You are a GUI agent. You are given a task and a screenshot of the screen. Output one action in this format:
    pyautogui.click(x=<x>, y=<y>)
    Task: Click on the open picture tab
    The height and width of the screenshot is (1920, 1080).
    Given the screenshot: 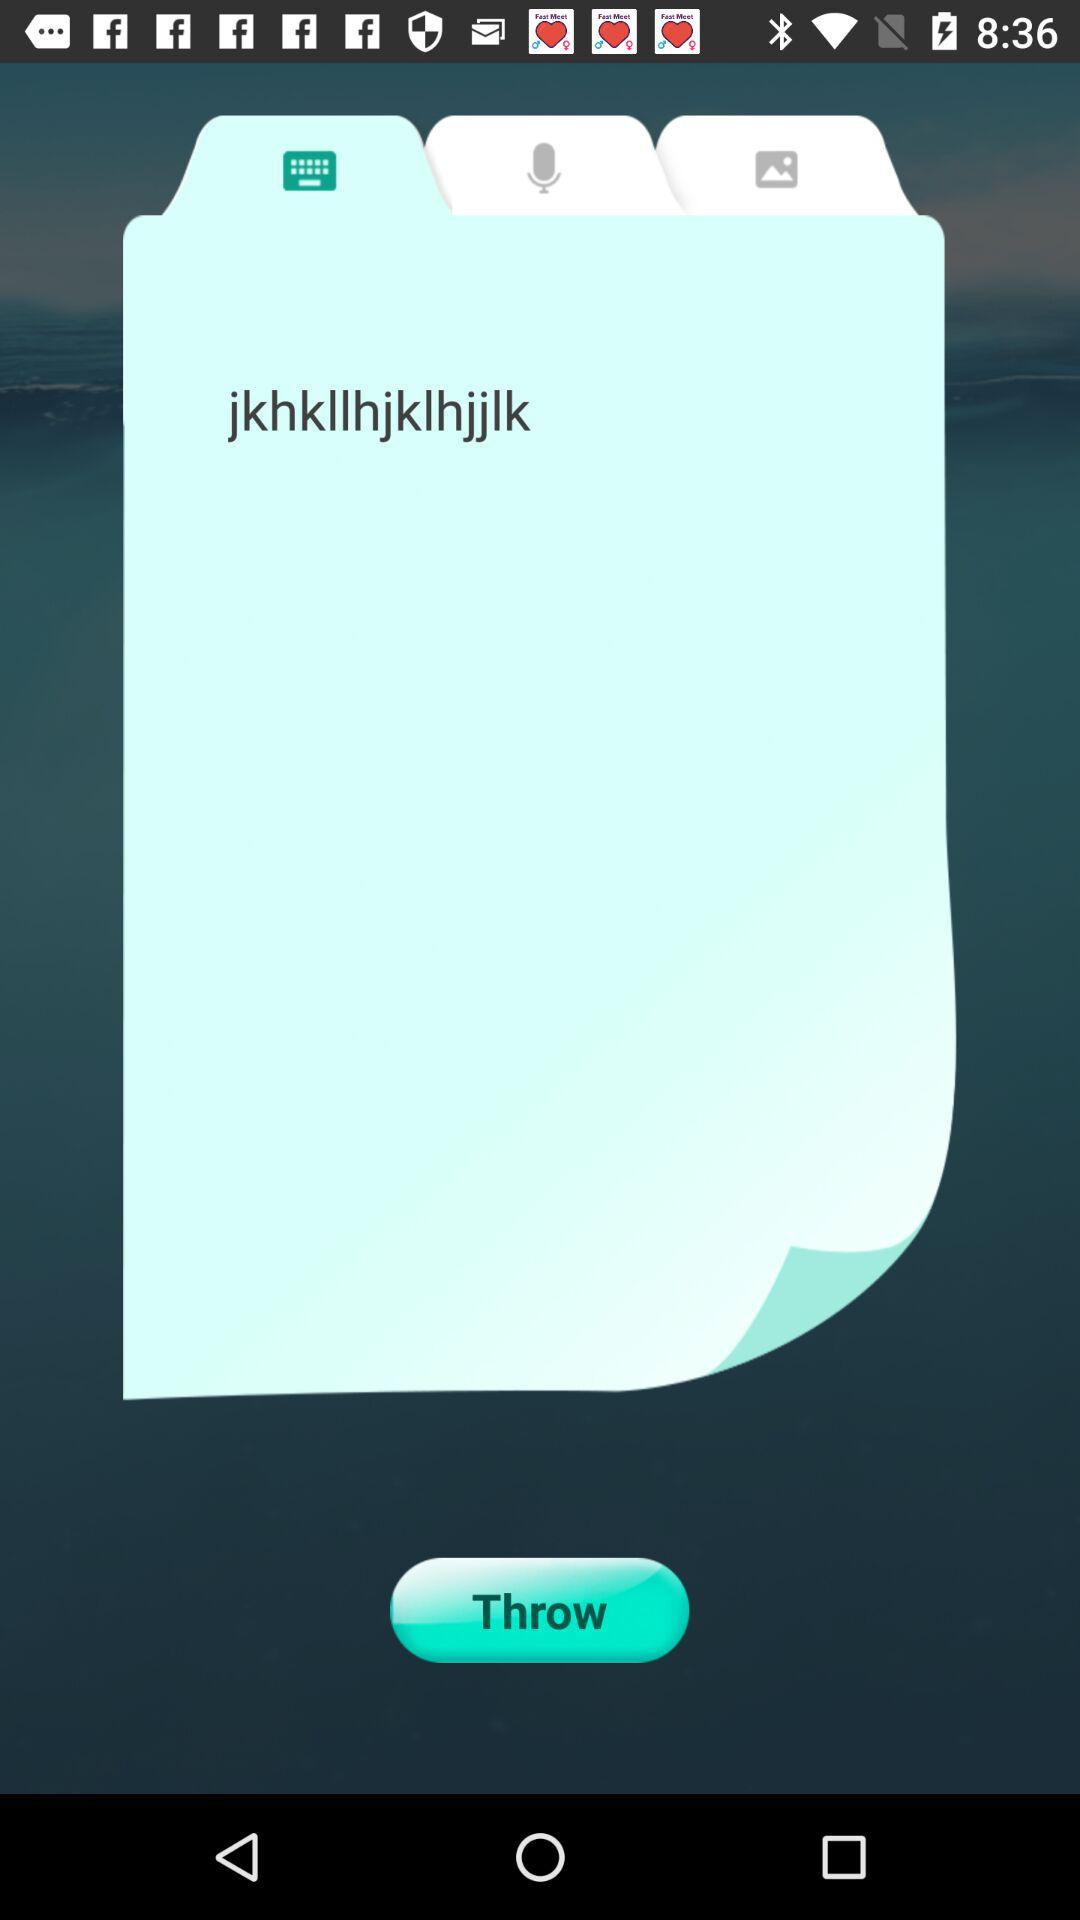 What is the action you would take?
    pyautogui.click(x=772, y=165)
    